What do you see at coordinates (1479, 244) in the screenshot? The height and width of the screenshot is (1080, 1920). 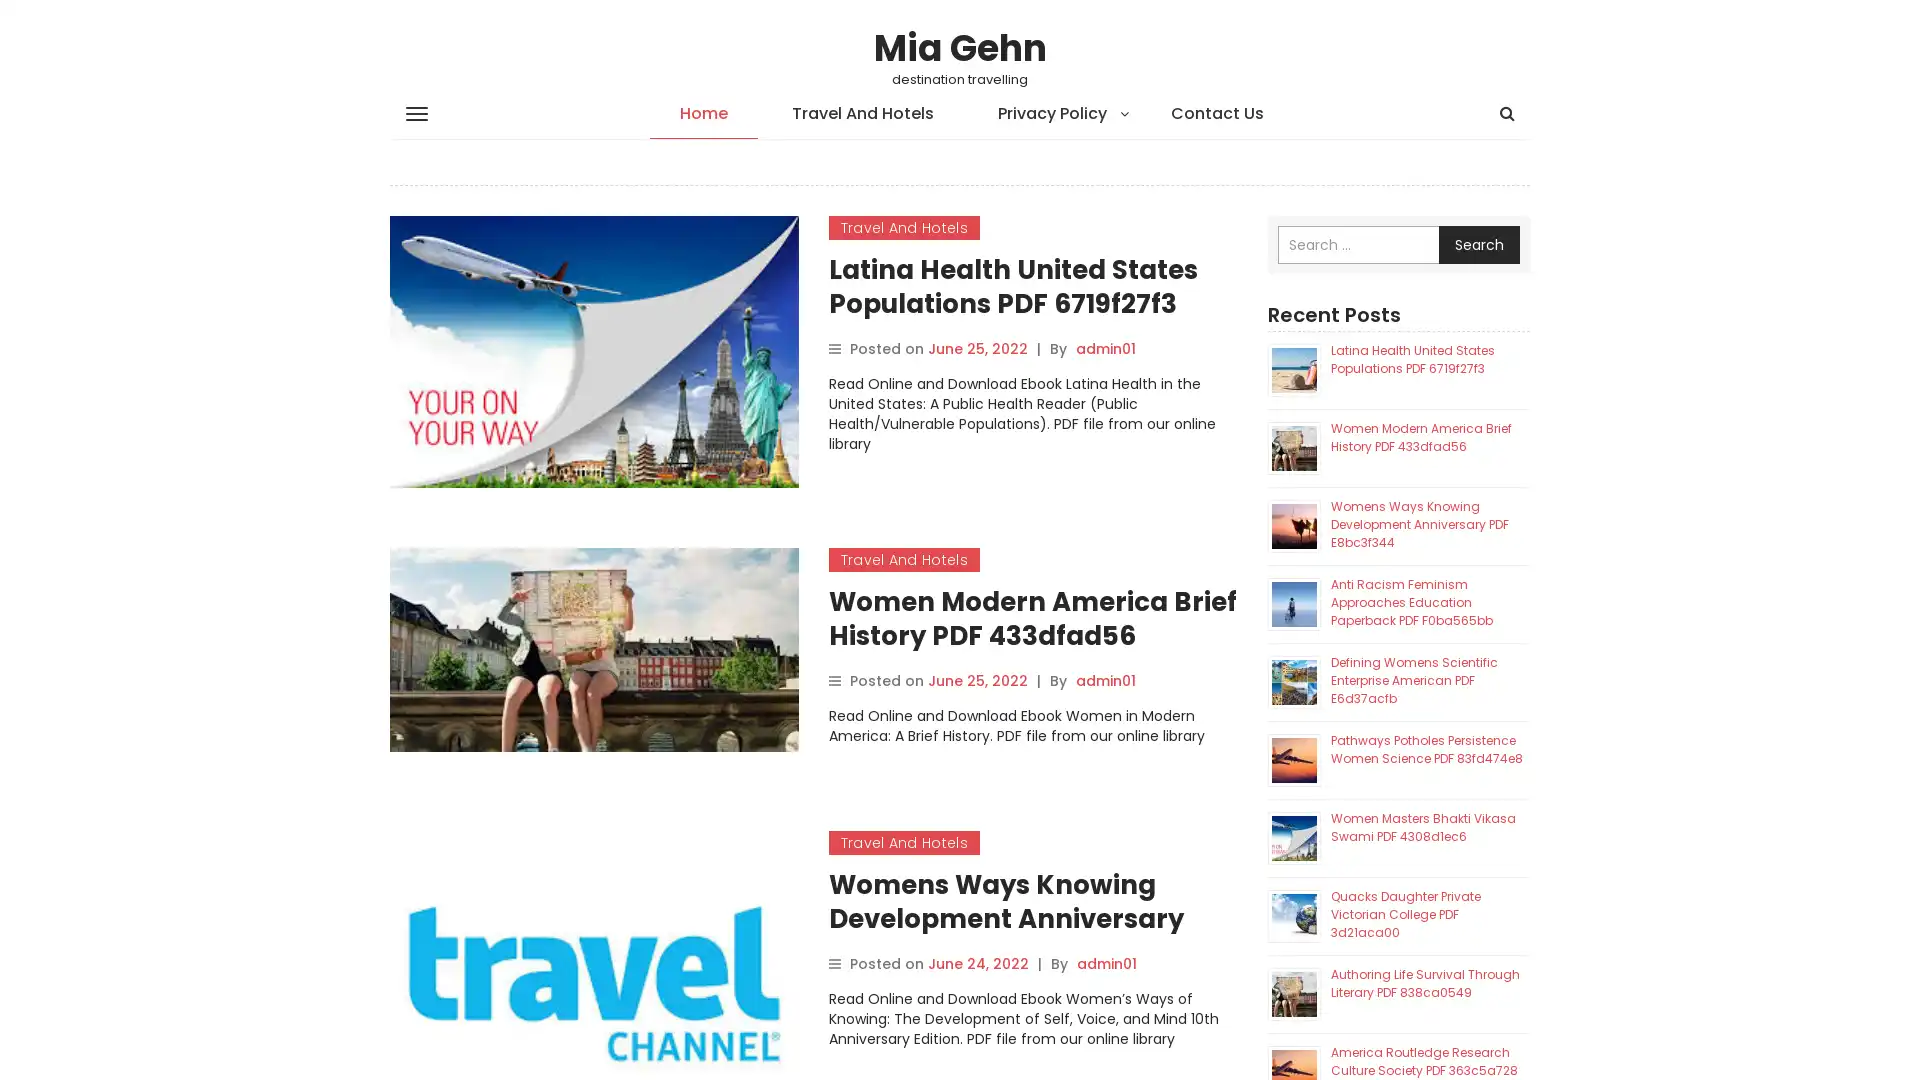 I see `Search` at bounding box center [1479, 244].